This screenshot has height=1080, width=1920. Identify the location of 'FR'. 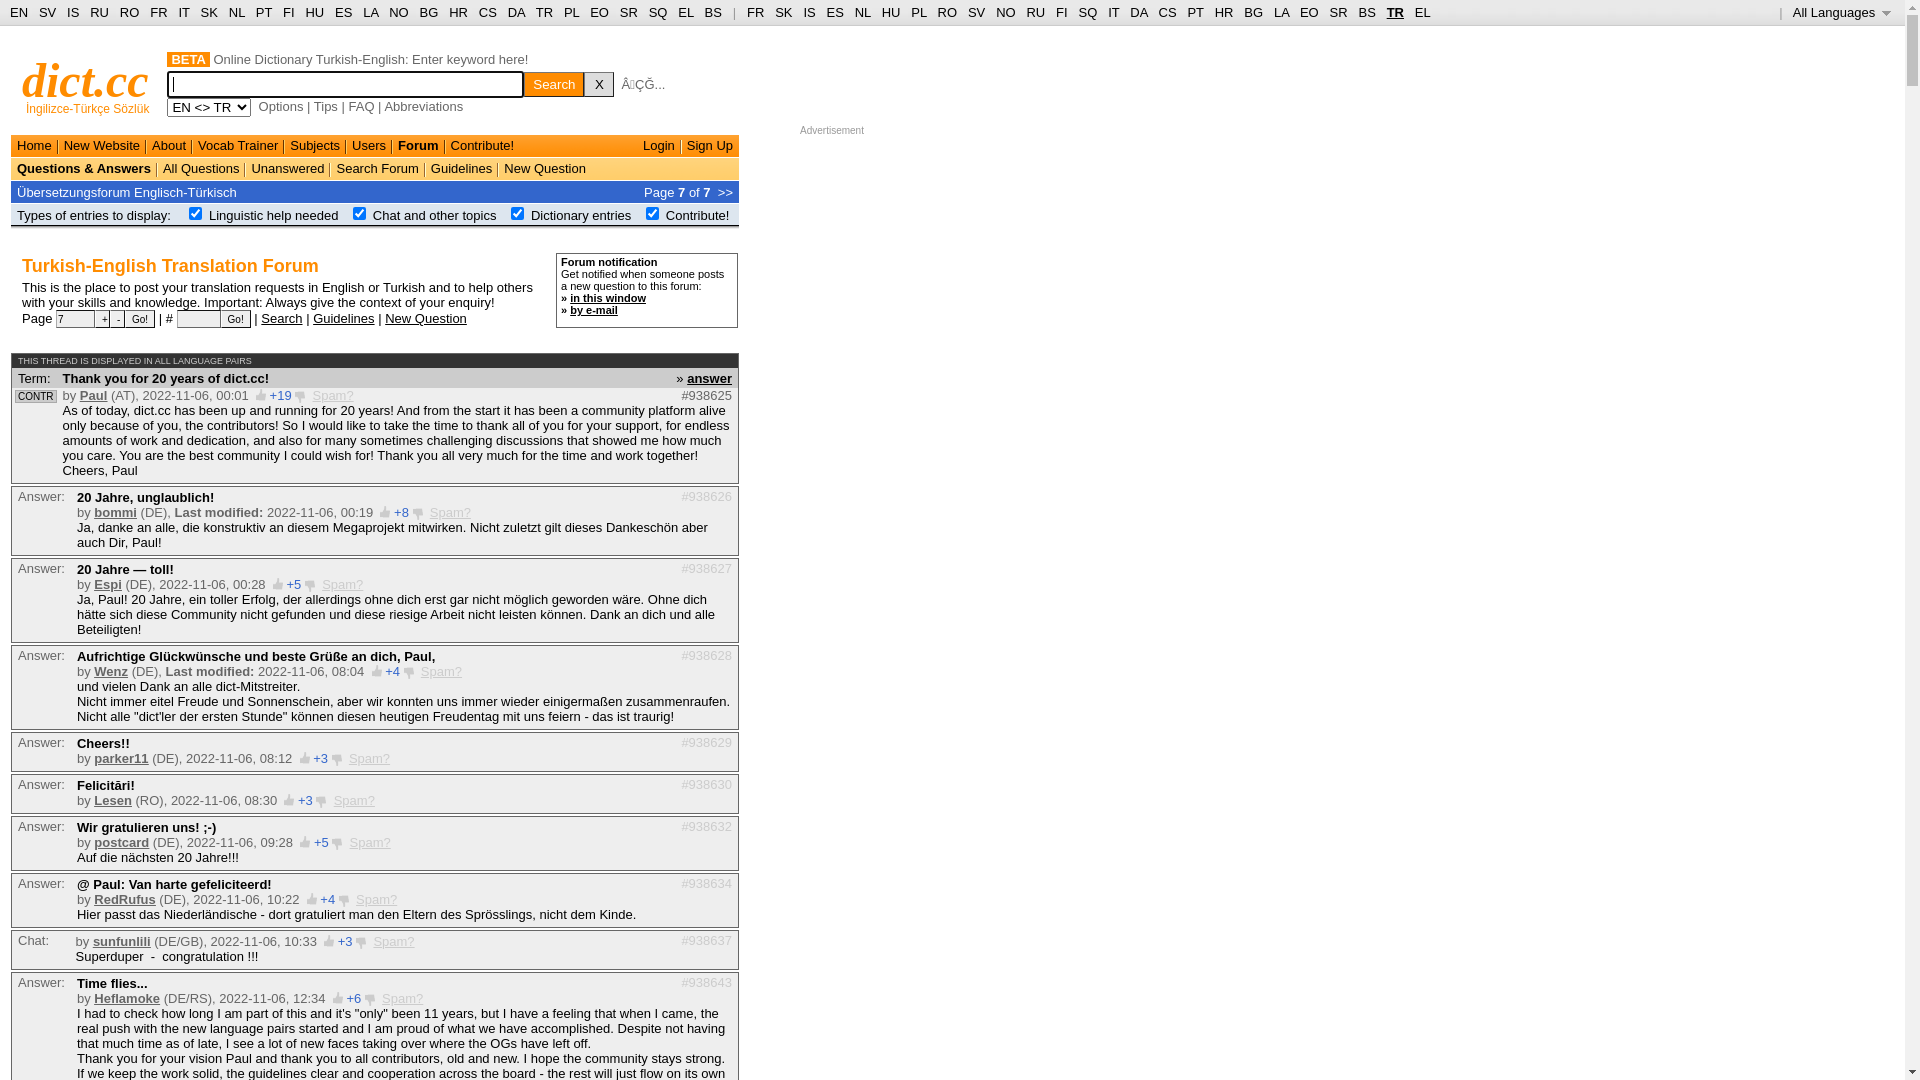
(746, 12).